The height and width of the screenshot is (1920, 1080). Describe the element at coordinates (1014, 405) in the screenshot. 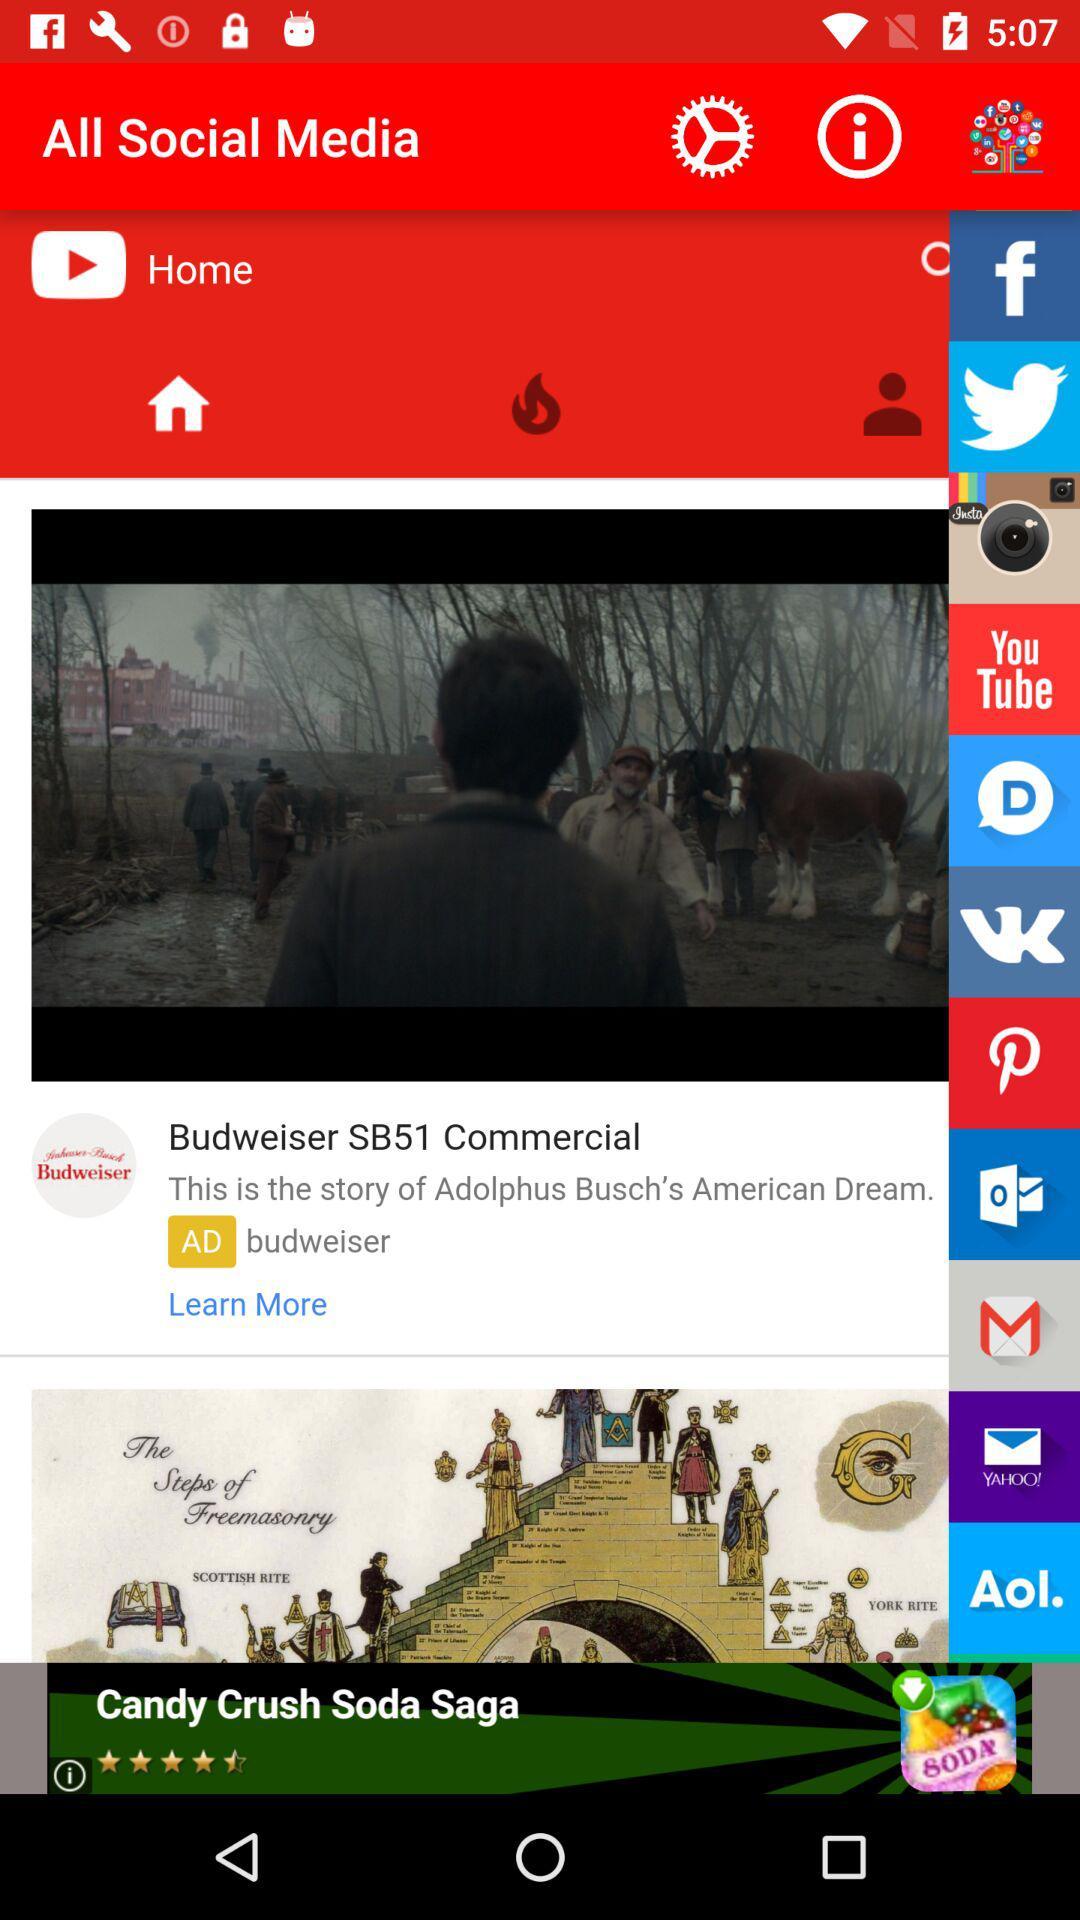

I see `the twitter icon` at that location.